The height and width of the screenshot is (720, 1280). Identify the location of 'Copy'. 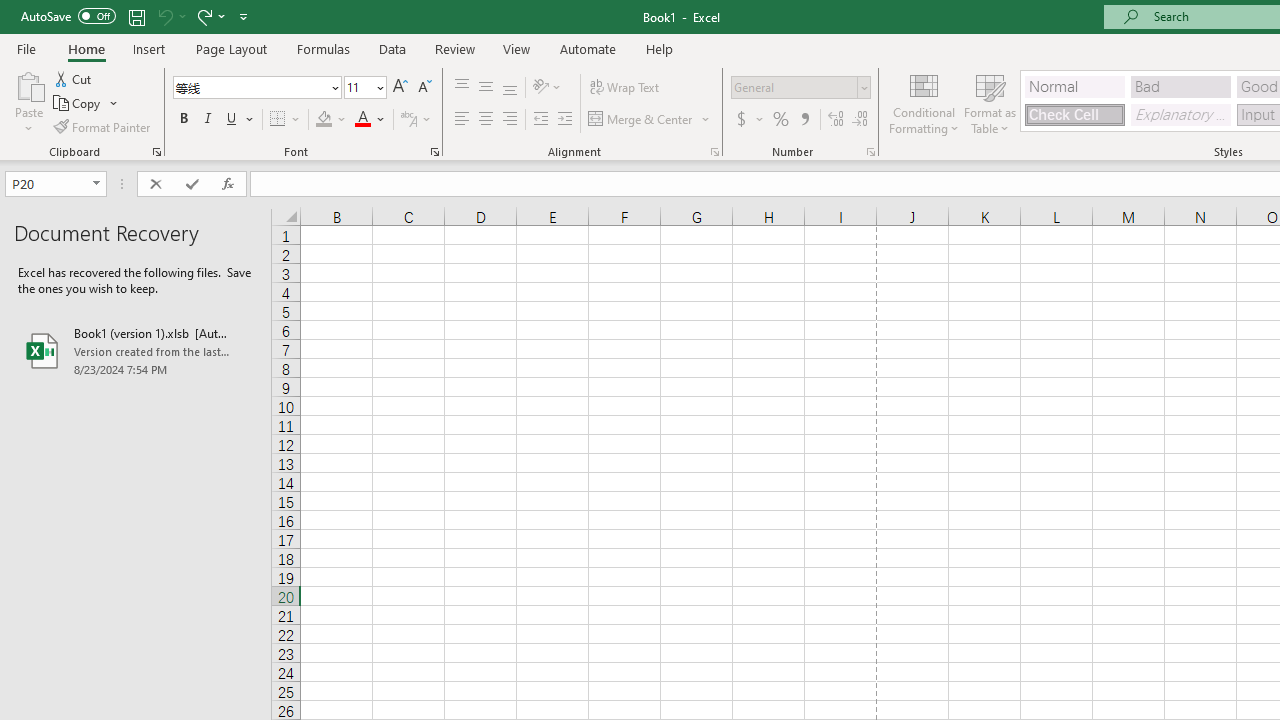
(78, 103).